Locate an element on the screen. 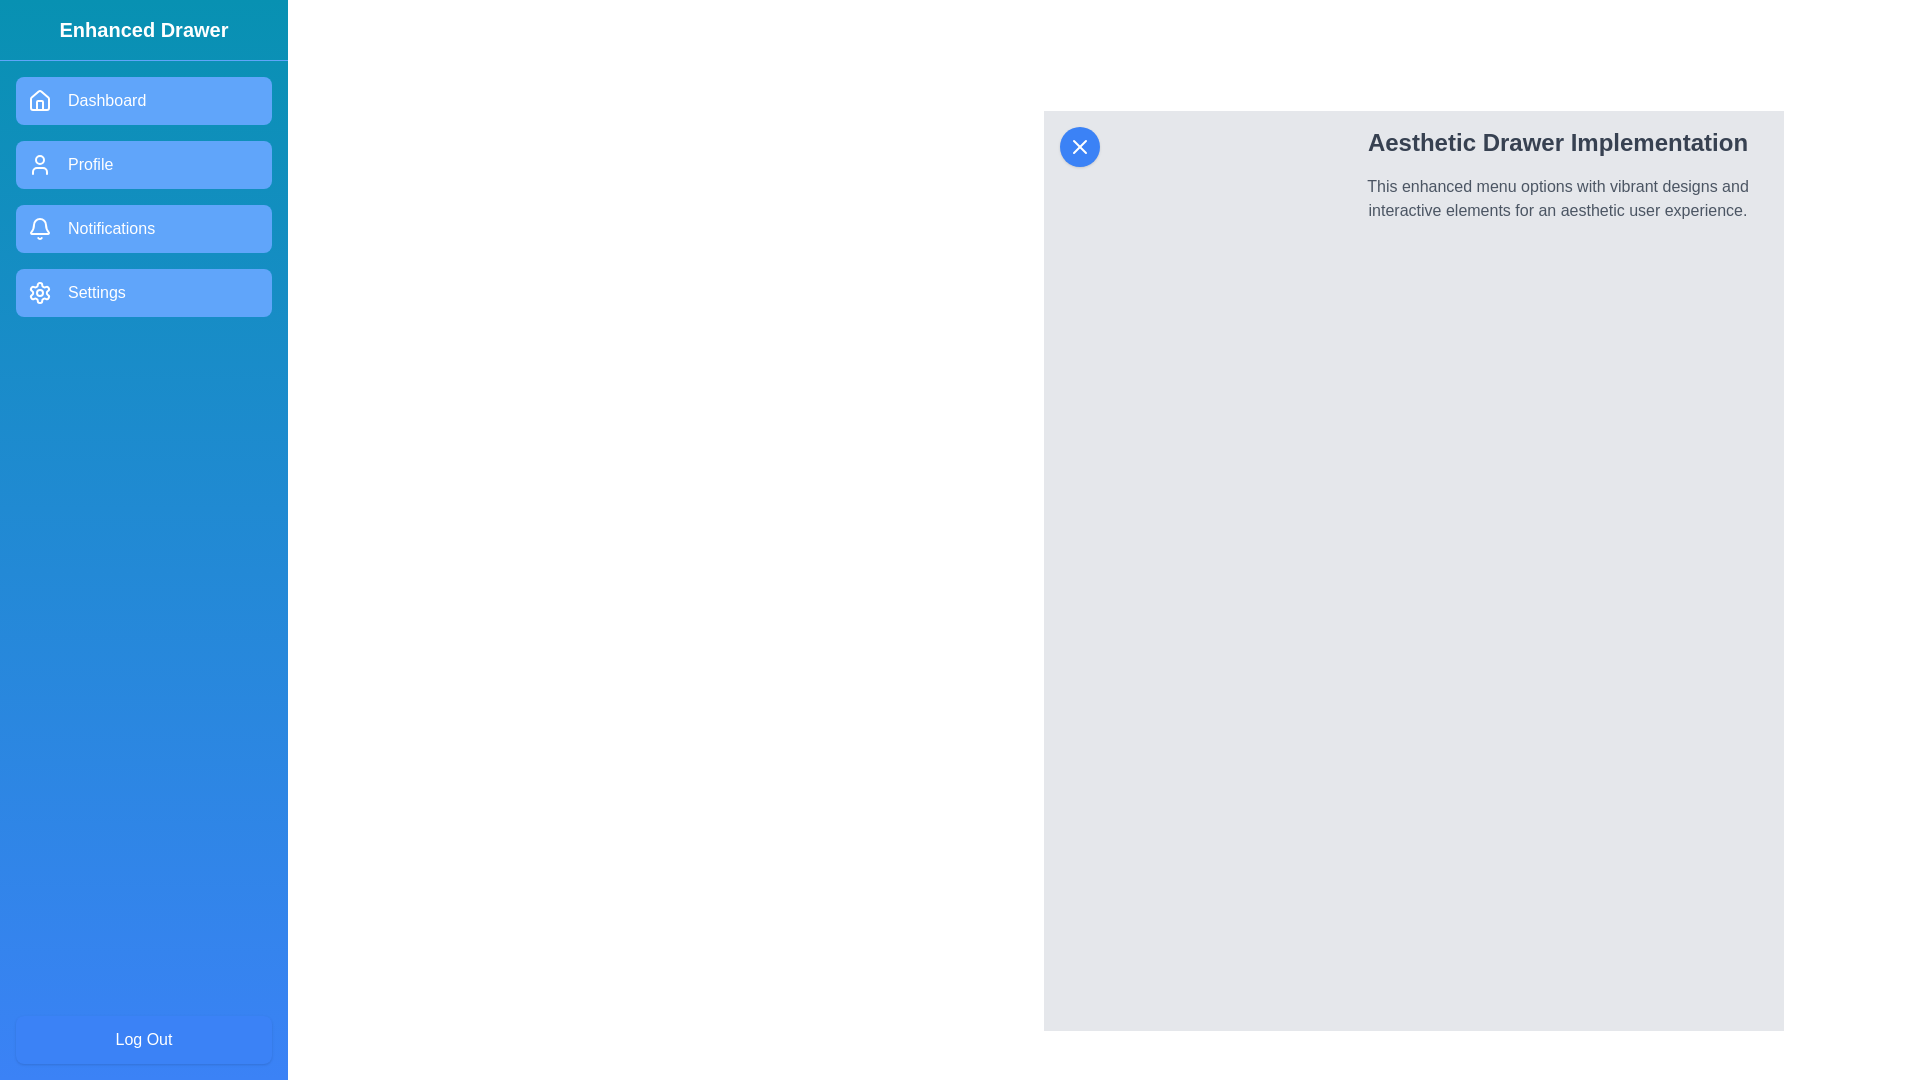 The width and height of the screenshot is (1920, 1080). the Notifications button icon located in the vertical menu on the left, positioned directly beneath the Profile button and above the Settings button is located at coordinates (39, 225).